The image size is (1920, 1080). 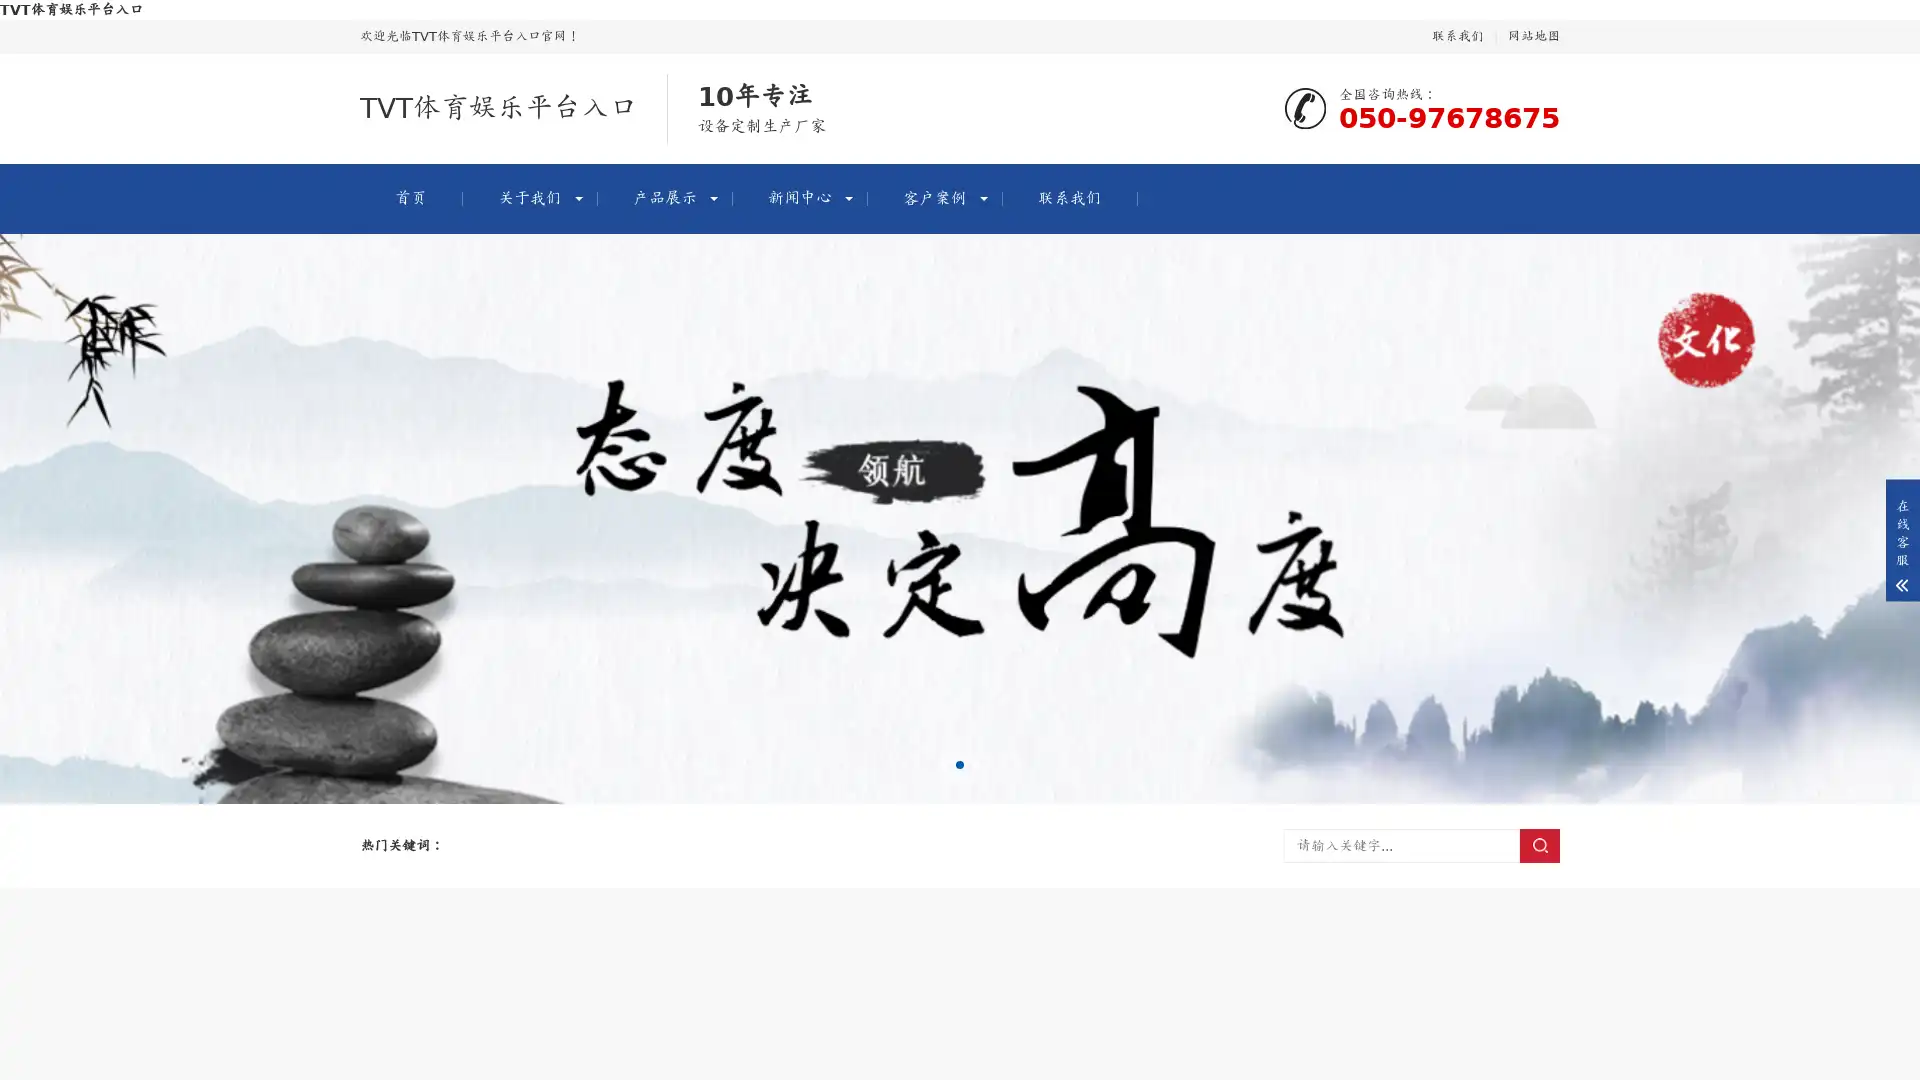 What do you see at coordinates (960, 764) in the screenshot?
I see `Go to slide 2` at bounding box center [960, 764].